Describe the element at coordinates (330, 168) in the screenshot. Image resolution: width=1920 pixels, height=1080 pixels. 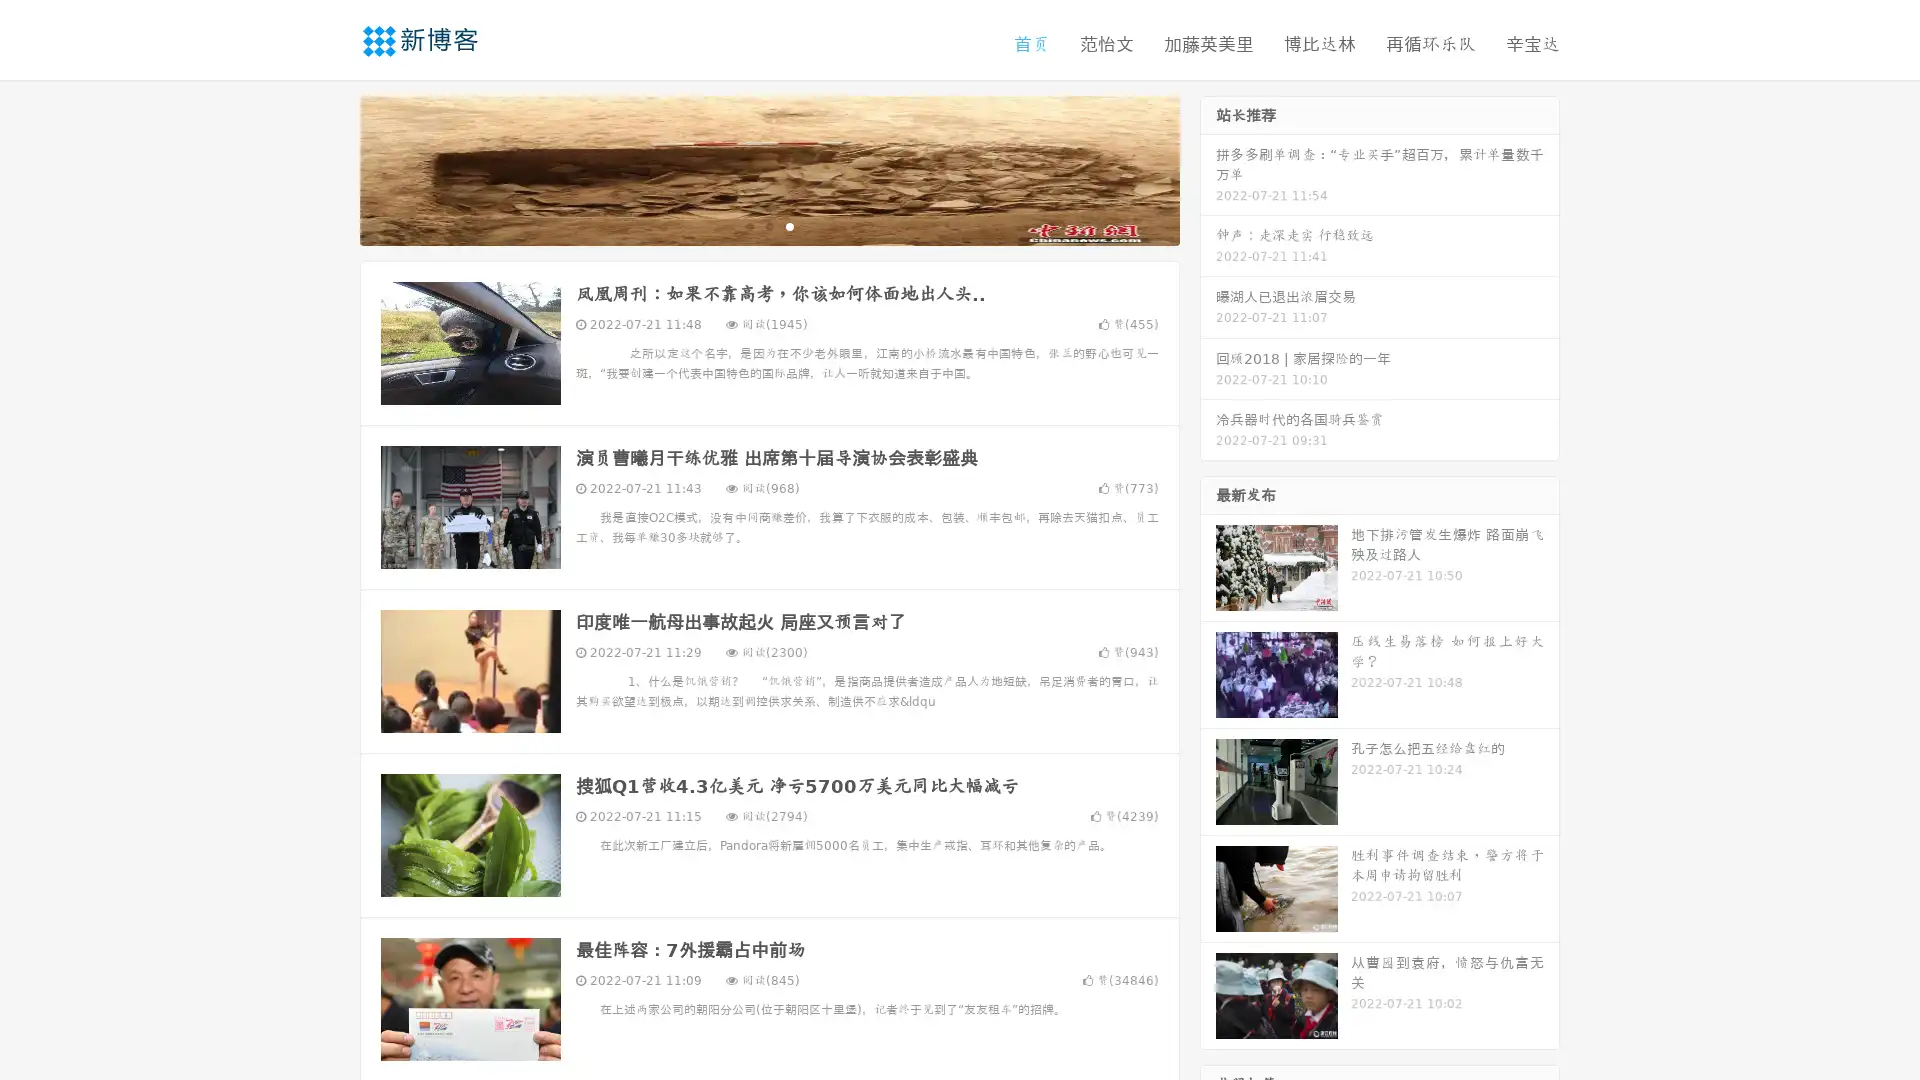
I see `Previous slide` at that location.